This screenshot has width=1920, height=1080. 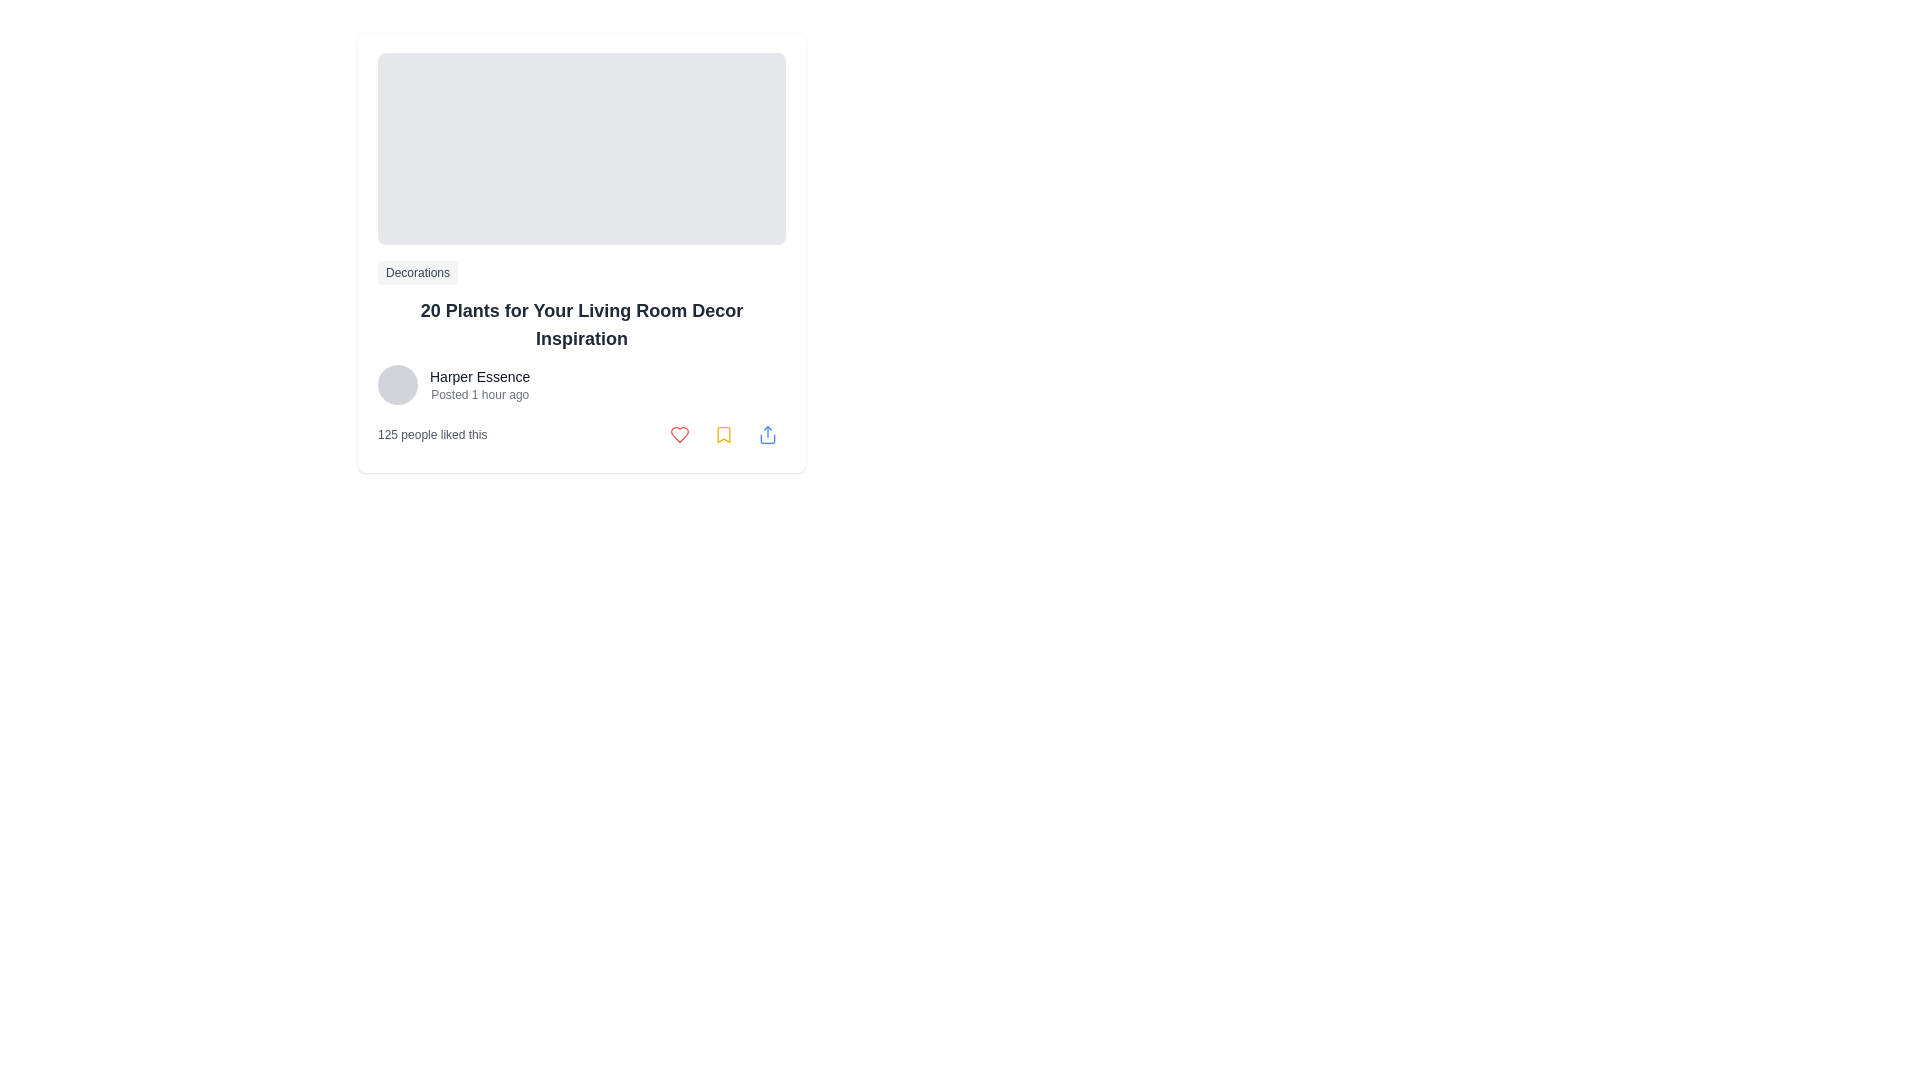 What do you see at coordinates (723, 434) in the screenshot?
I see `the bookmark button, which is the second circular button in the group below the main card's content` at bounding box center [723, 434].